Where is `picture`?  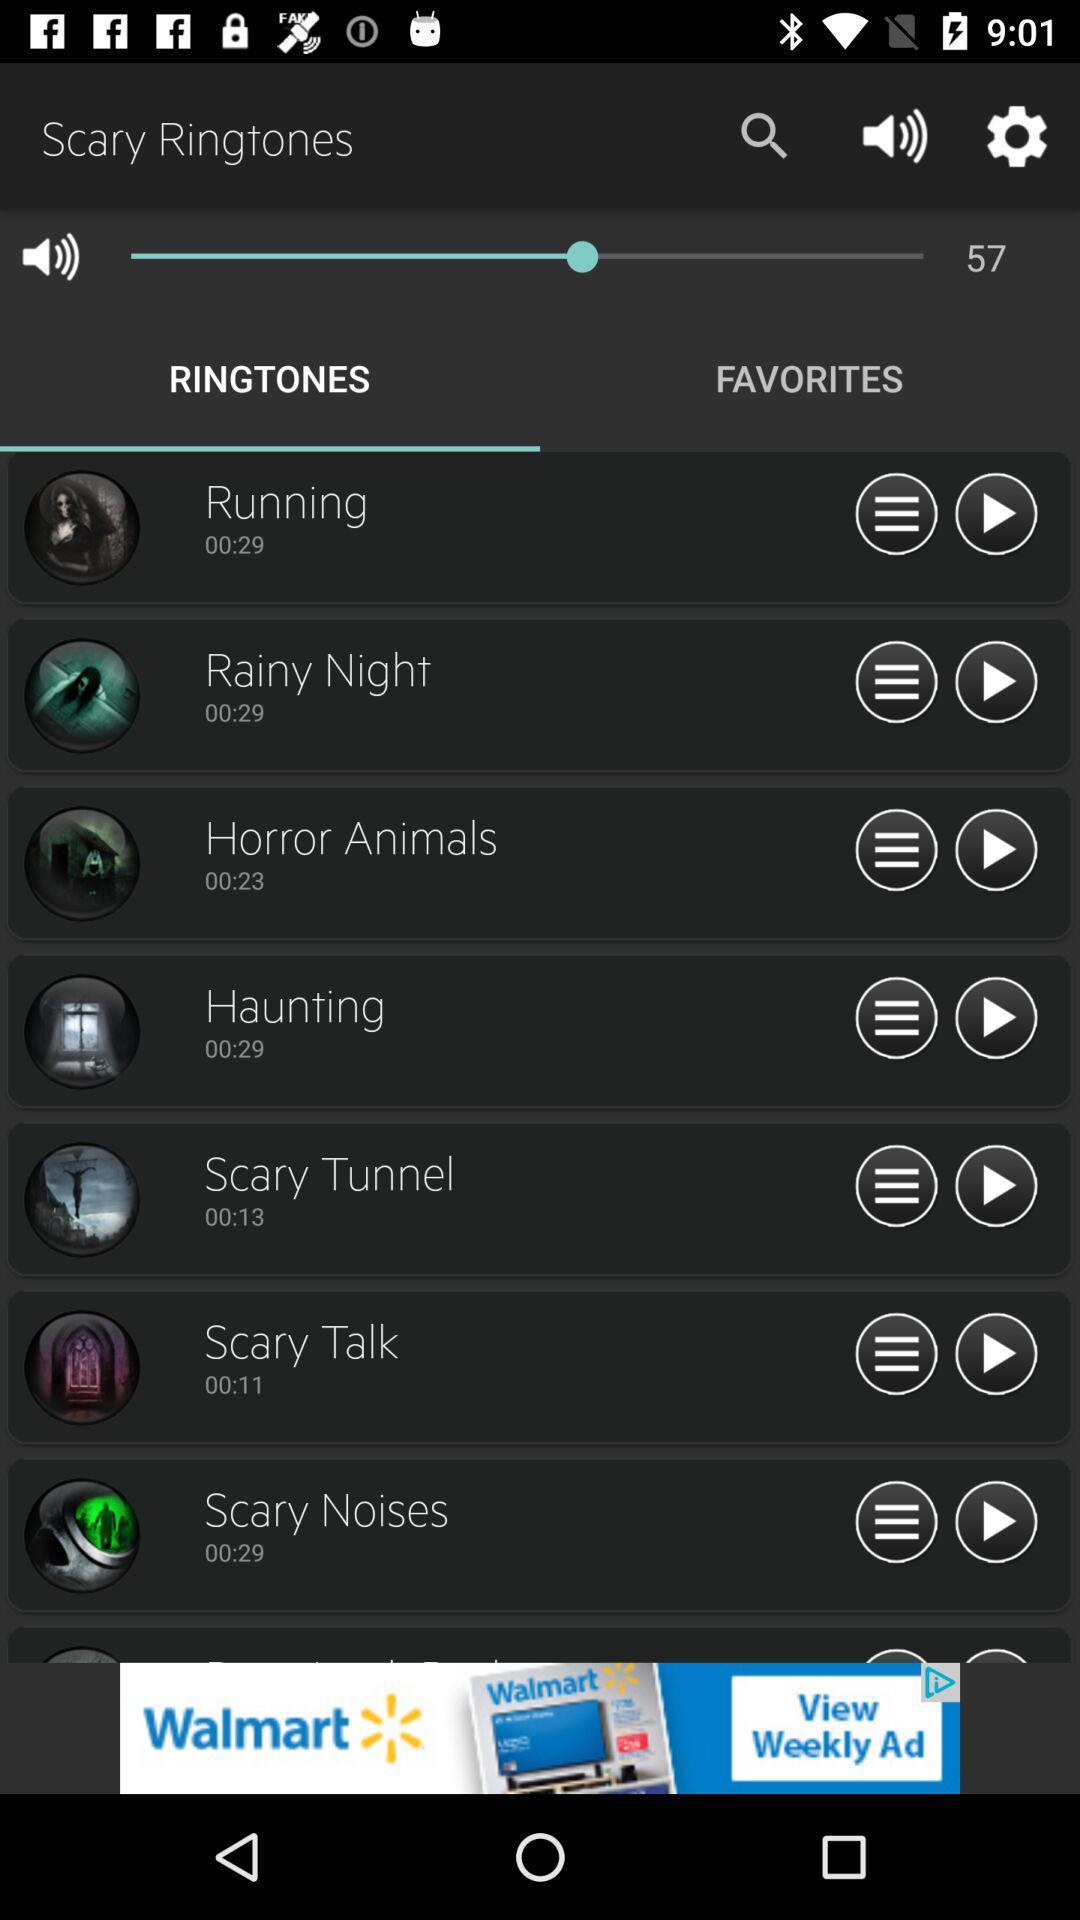
picture is located at coordinates (80, 696).